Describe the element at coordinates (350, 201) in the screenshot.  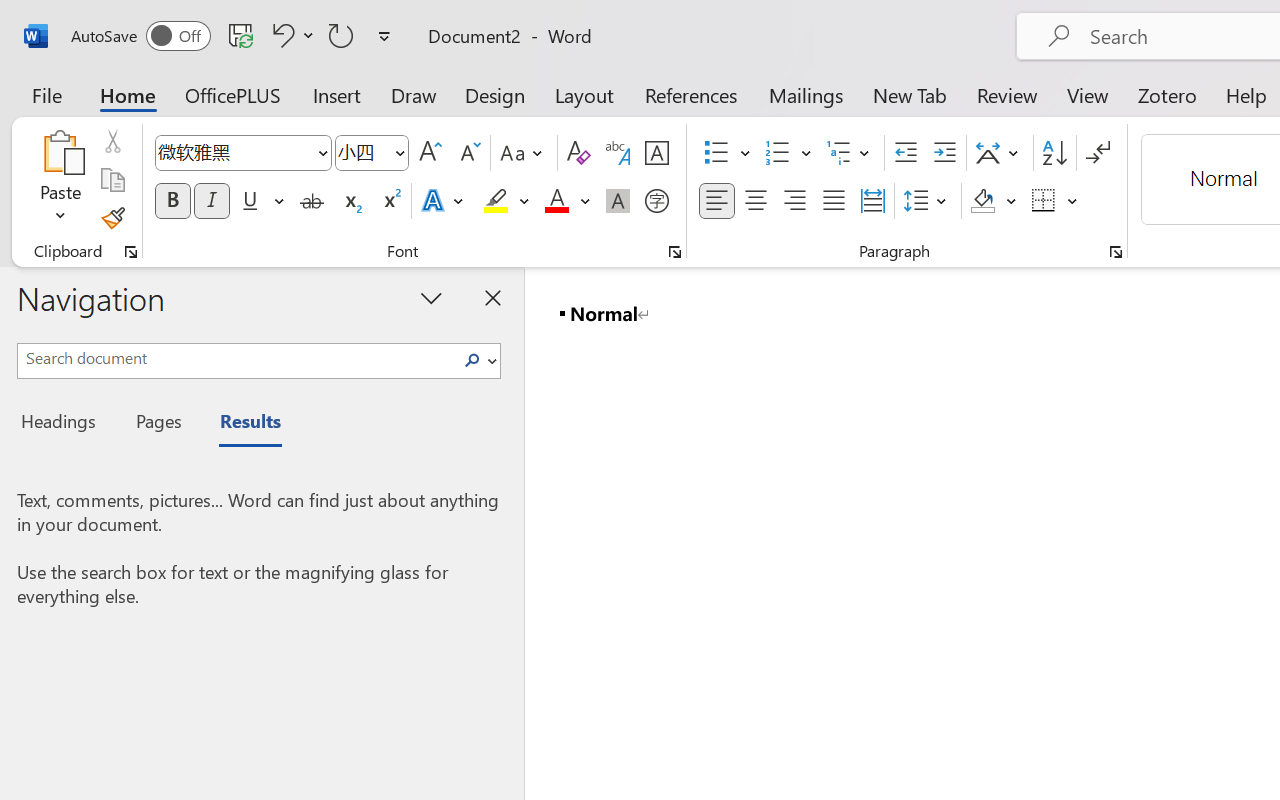
I see `'Subscript'` at that location.